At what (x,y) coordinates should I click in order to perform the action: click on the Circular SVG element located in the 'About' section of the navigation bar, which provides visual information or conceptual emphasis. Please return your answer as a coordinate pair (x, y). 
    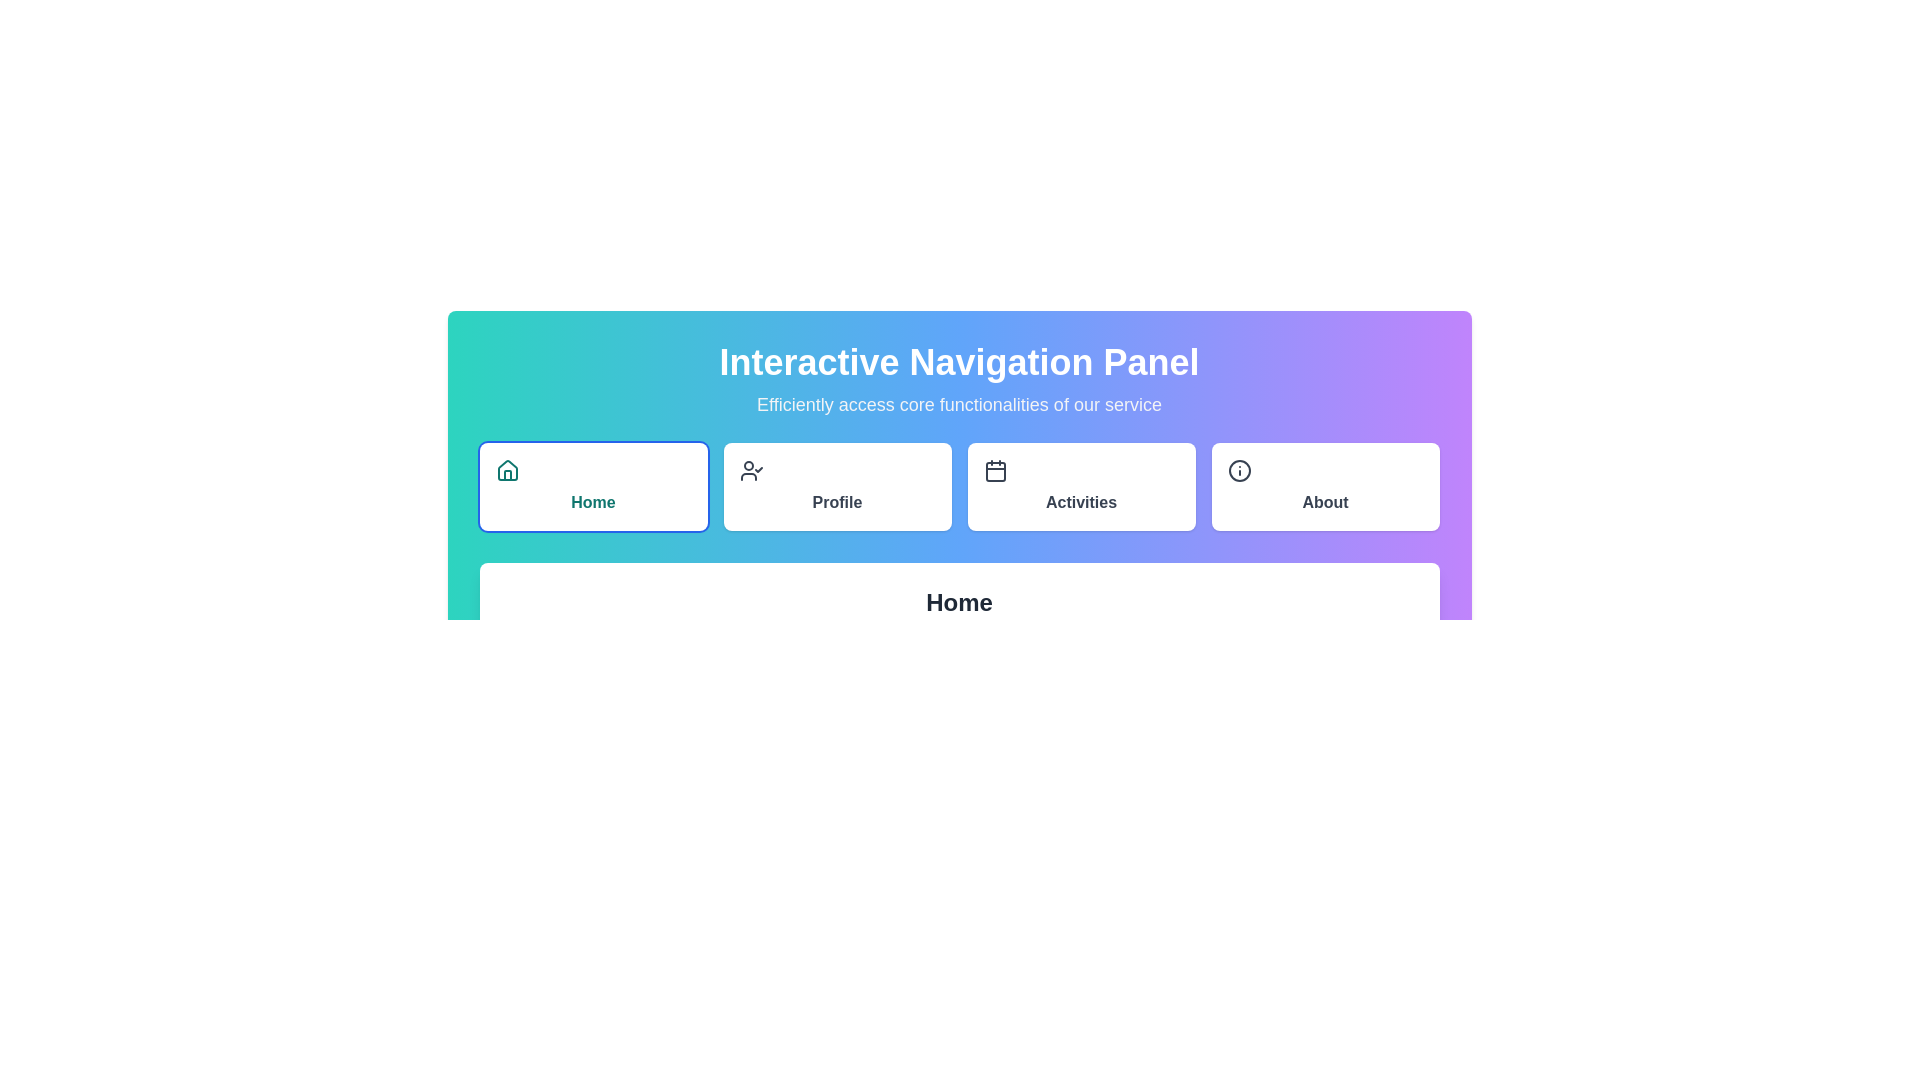
    Looking at the image, I should click on (1238, 470).